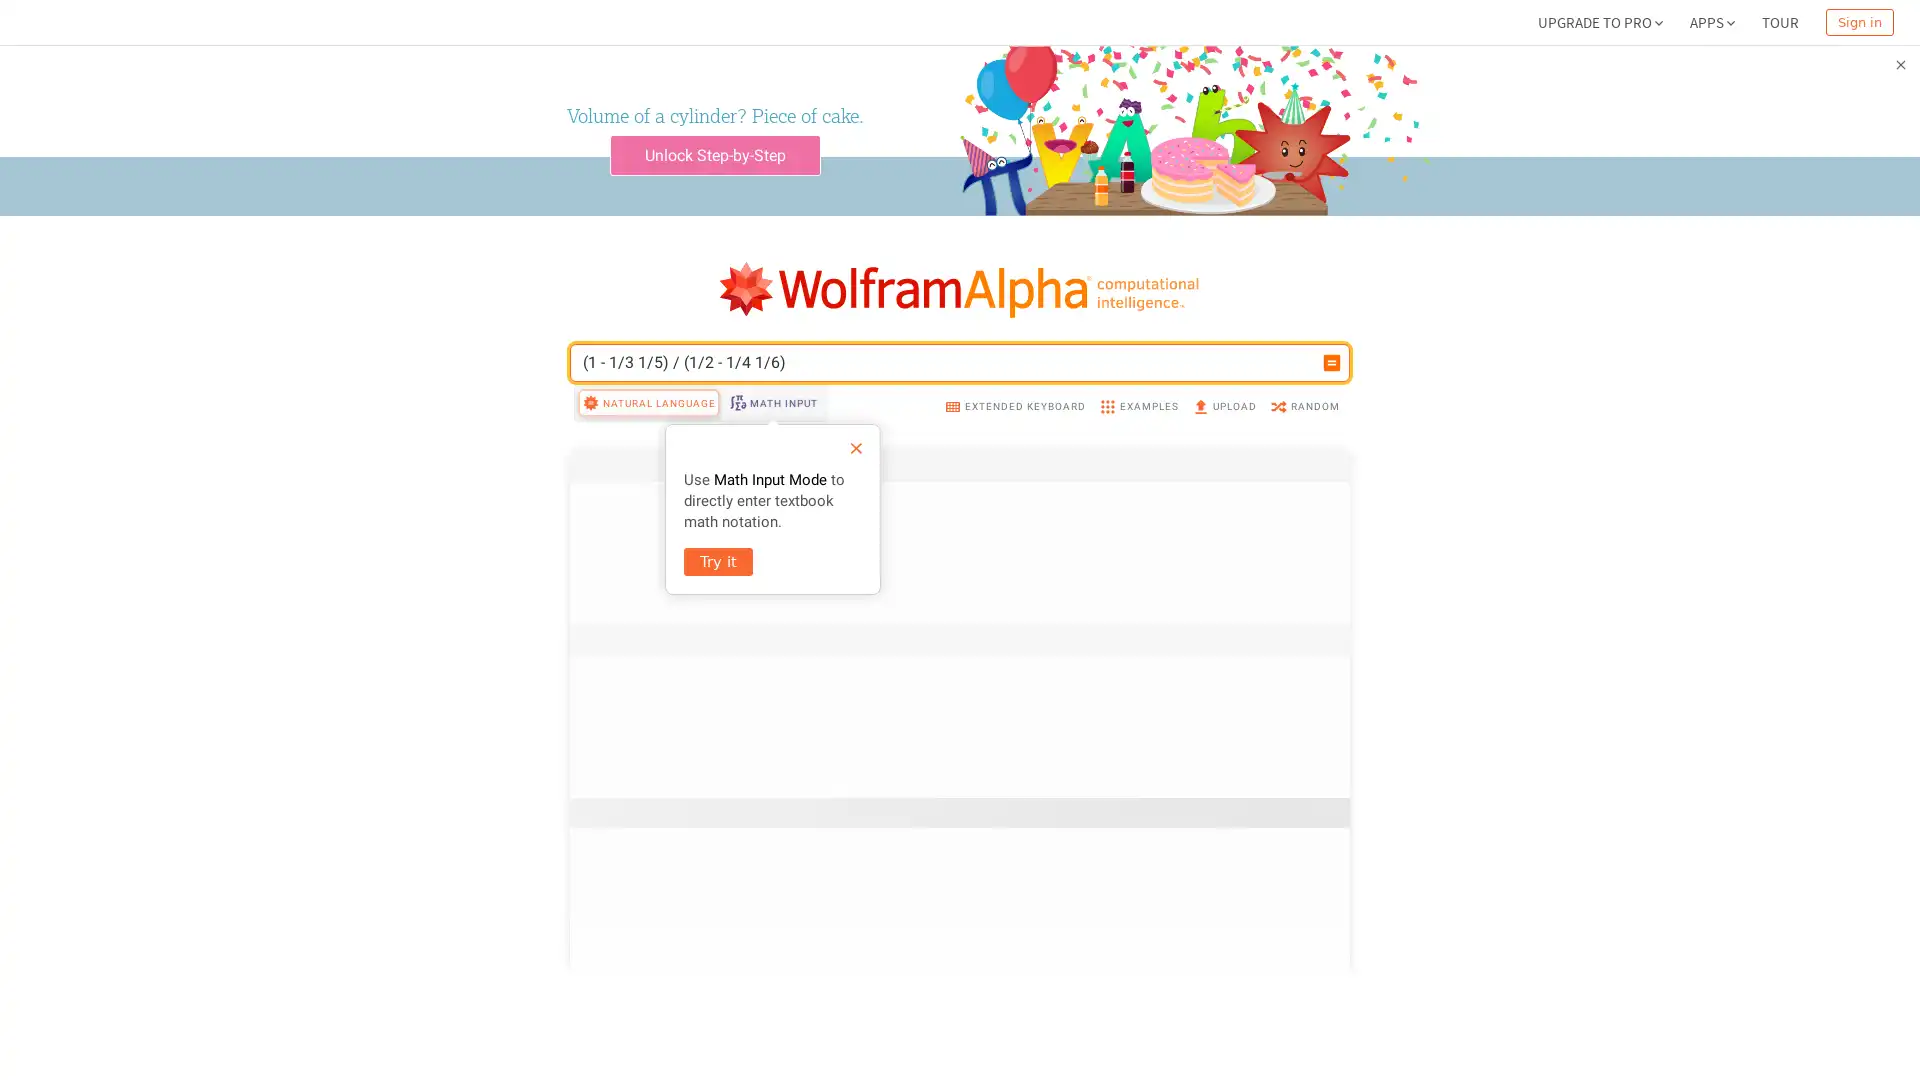 Image resolution: width=1920 pixels, height=1080 pixels. Describe the element at coordinates (1223, 405) in the screenshot. I see `UPLOAD` at that location.